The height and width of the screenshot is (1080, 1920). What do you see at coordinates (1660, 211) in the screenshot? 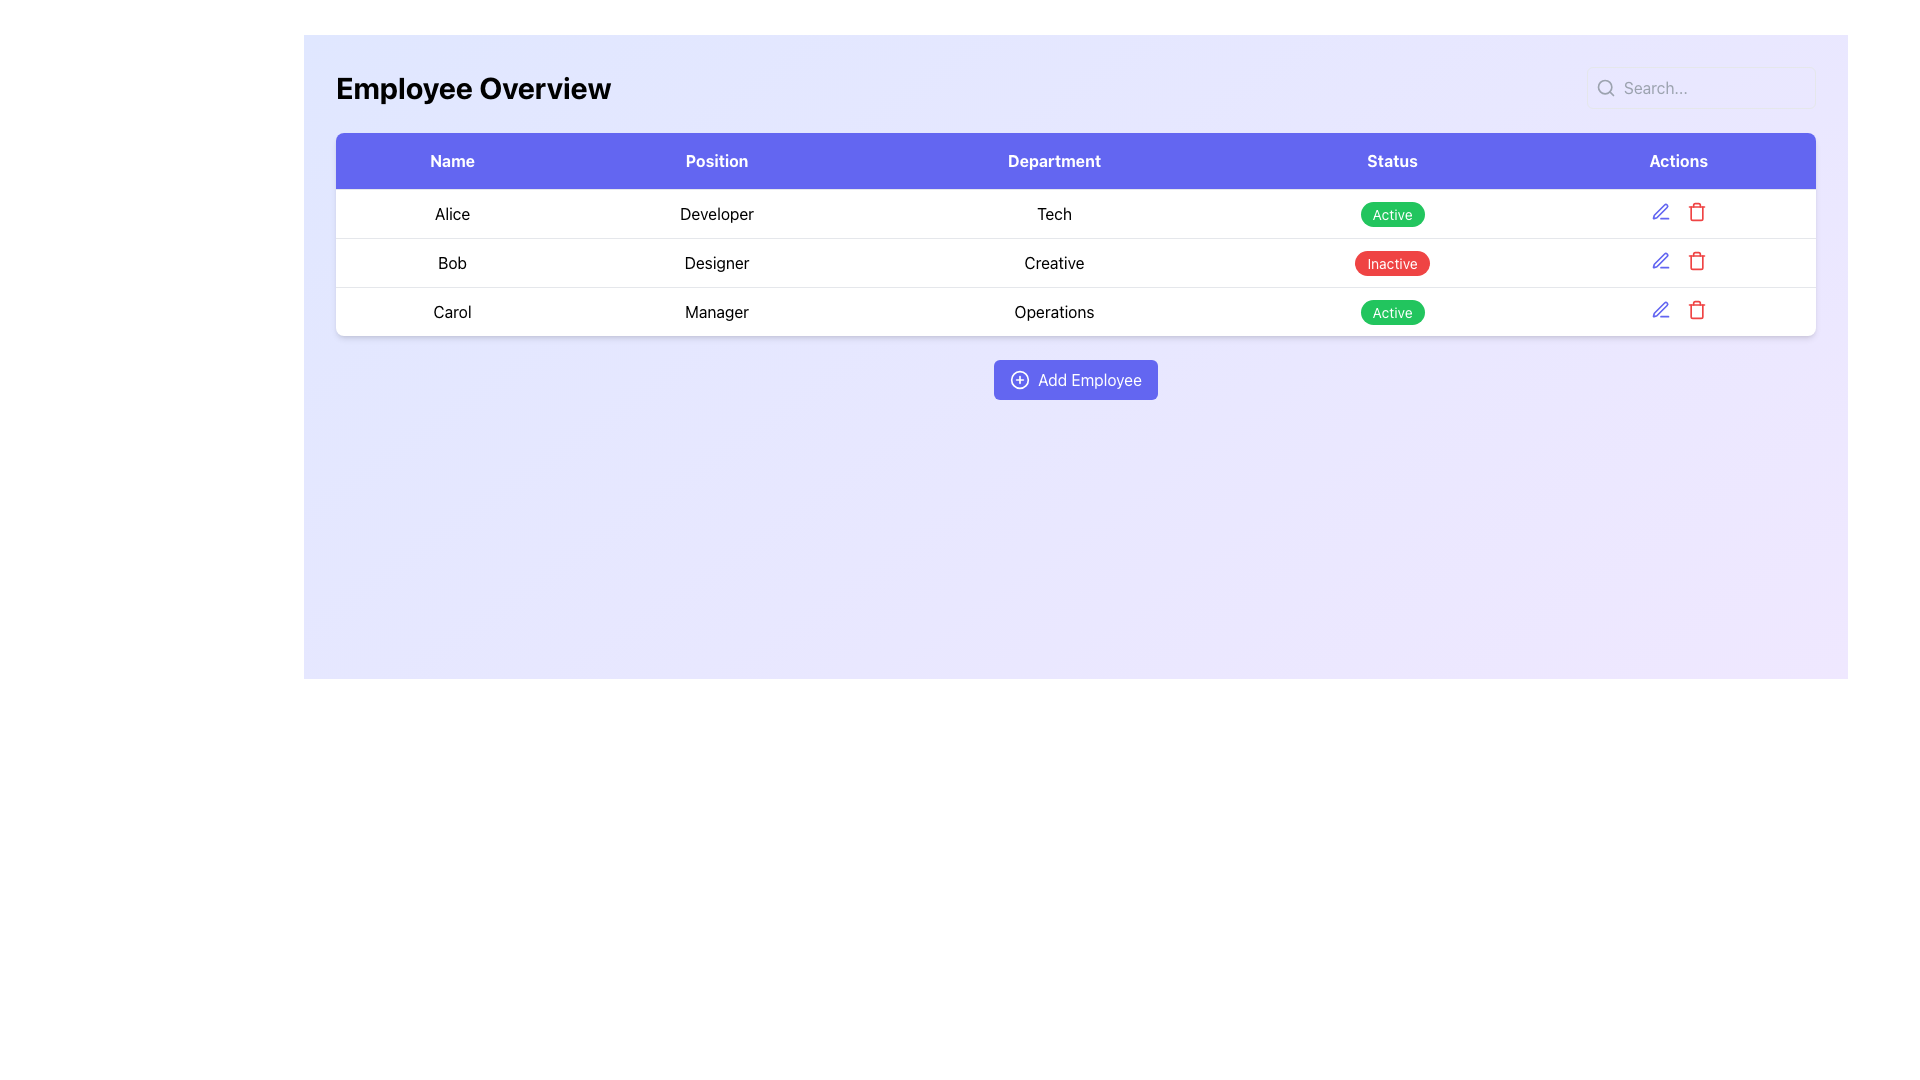
I see `the 'Edit' icon located in the actions section of the table row for the user 'Bob' to modify the entry details` at bounding box center [1660, 211].